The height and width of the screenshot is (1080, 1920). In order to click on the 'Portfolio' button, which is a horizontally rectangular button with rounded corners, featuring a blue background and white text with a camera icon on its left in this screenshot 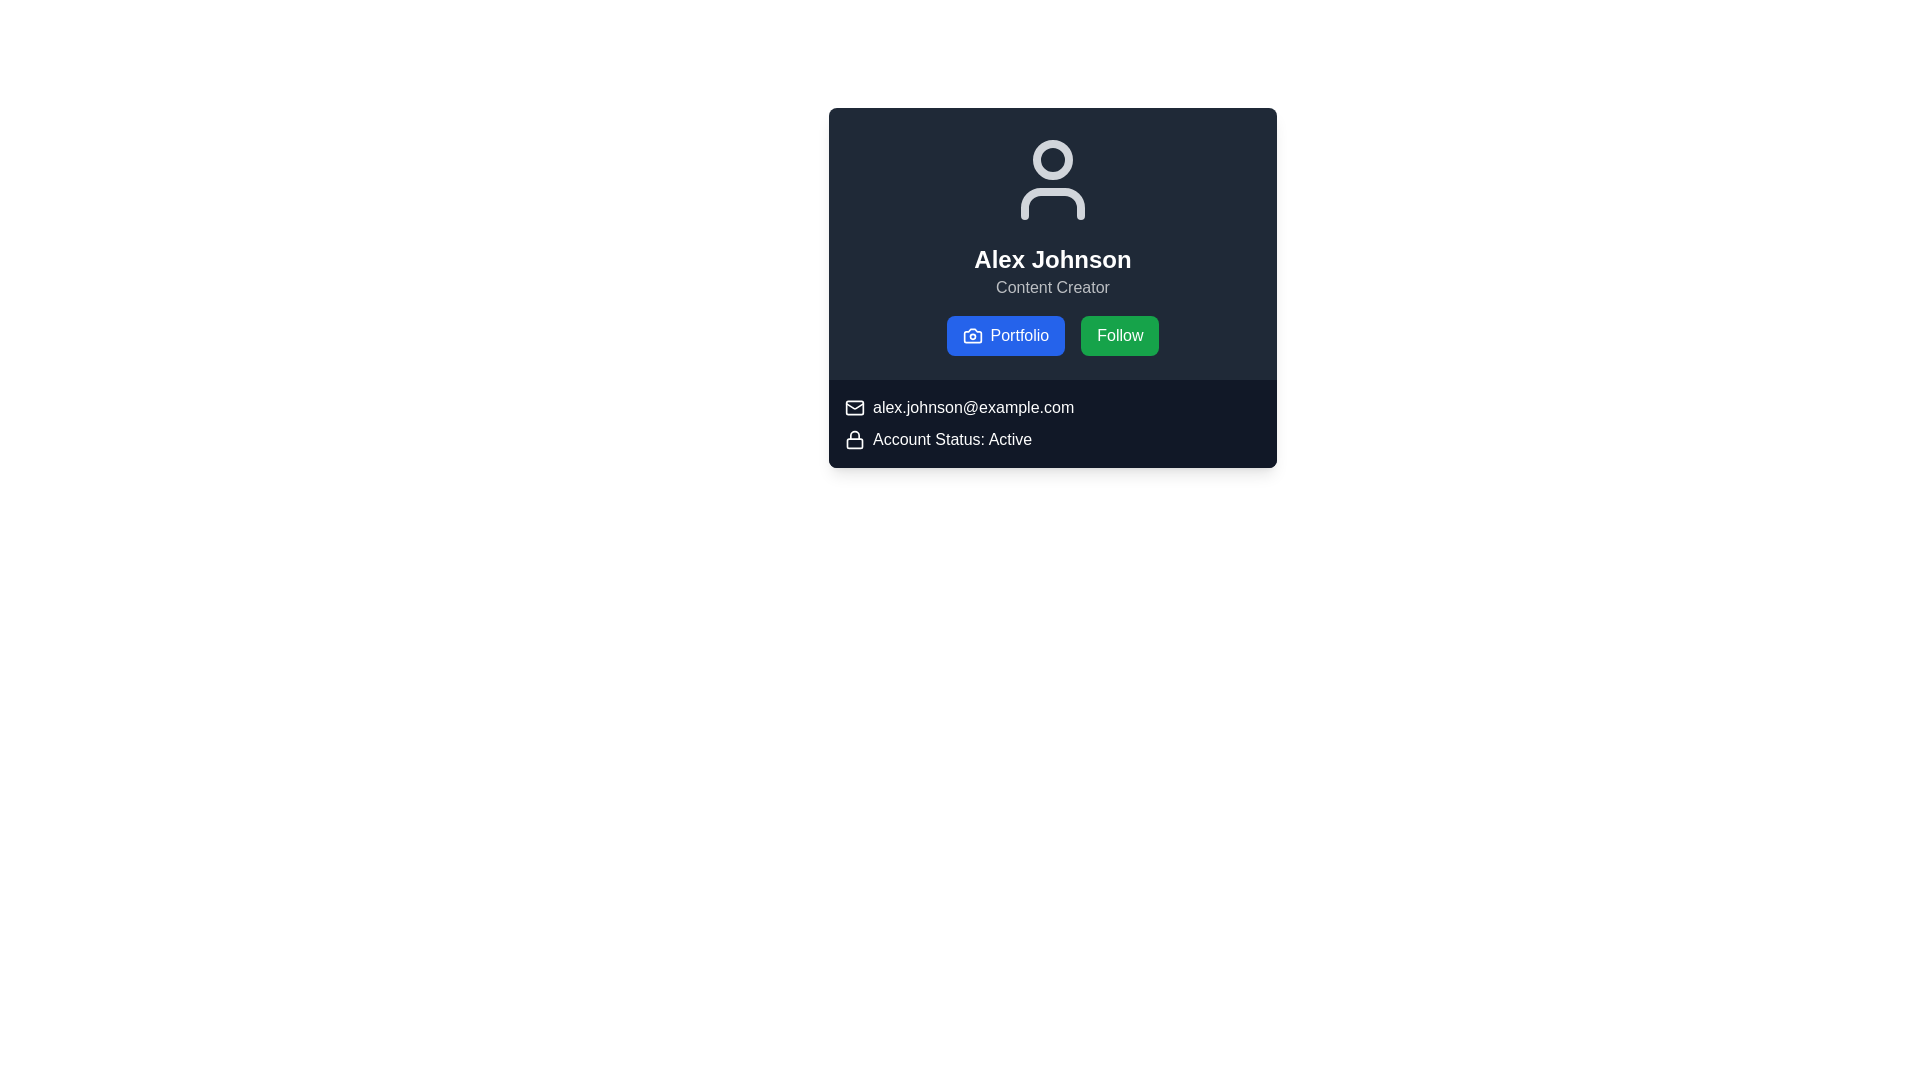, I will do `click(1005, 334)`.